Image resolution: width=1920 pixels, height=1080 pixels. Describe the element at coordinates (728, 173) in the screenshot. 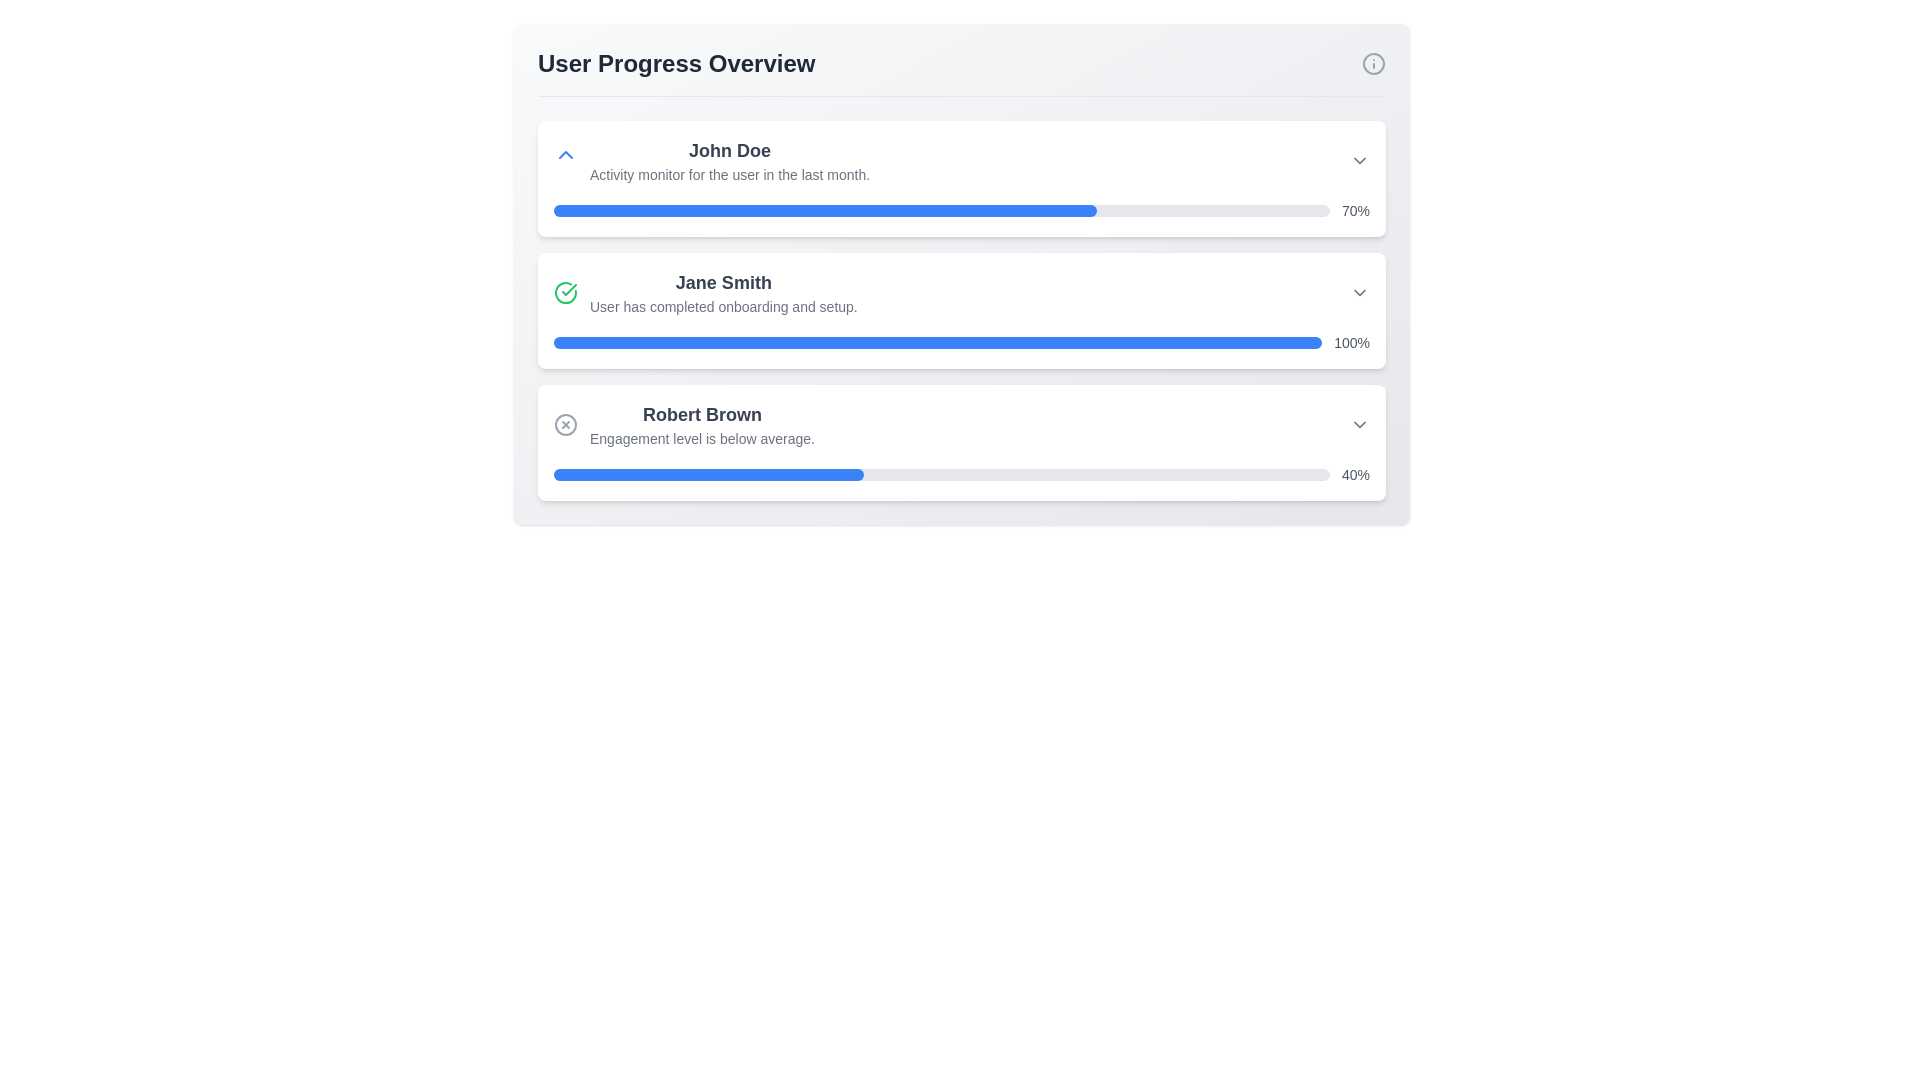

I see `the text label that reads 'Activity monitor for the user in the last month', which is styled in gray and positioned below the bold title 'John Doe' in the user progress overview interface` at that location.